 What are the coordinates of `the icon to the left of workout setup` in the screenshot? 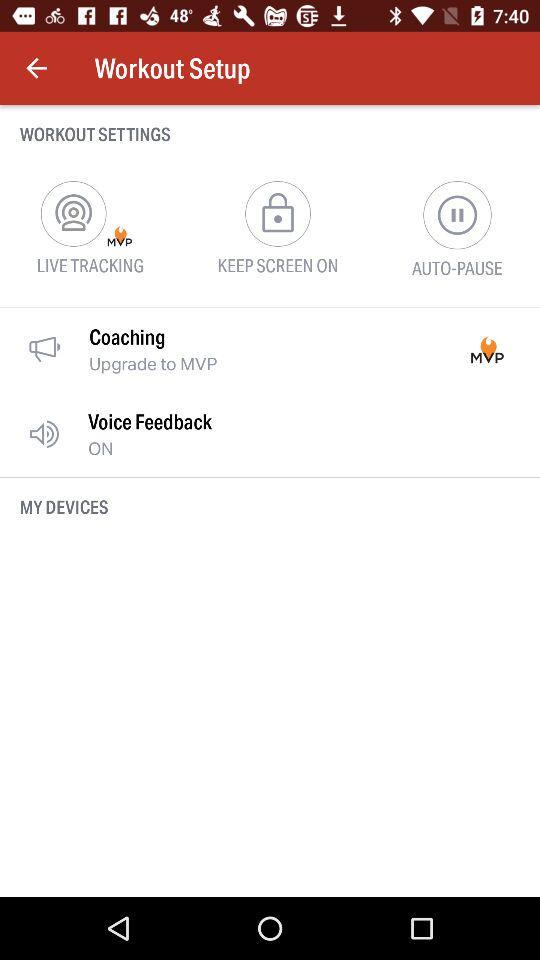 It's located at (36, 68).